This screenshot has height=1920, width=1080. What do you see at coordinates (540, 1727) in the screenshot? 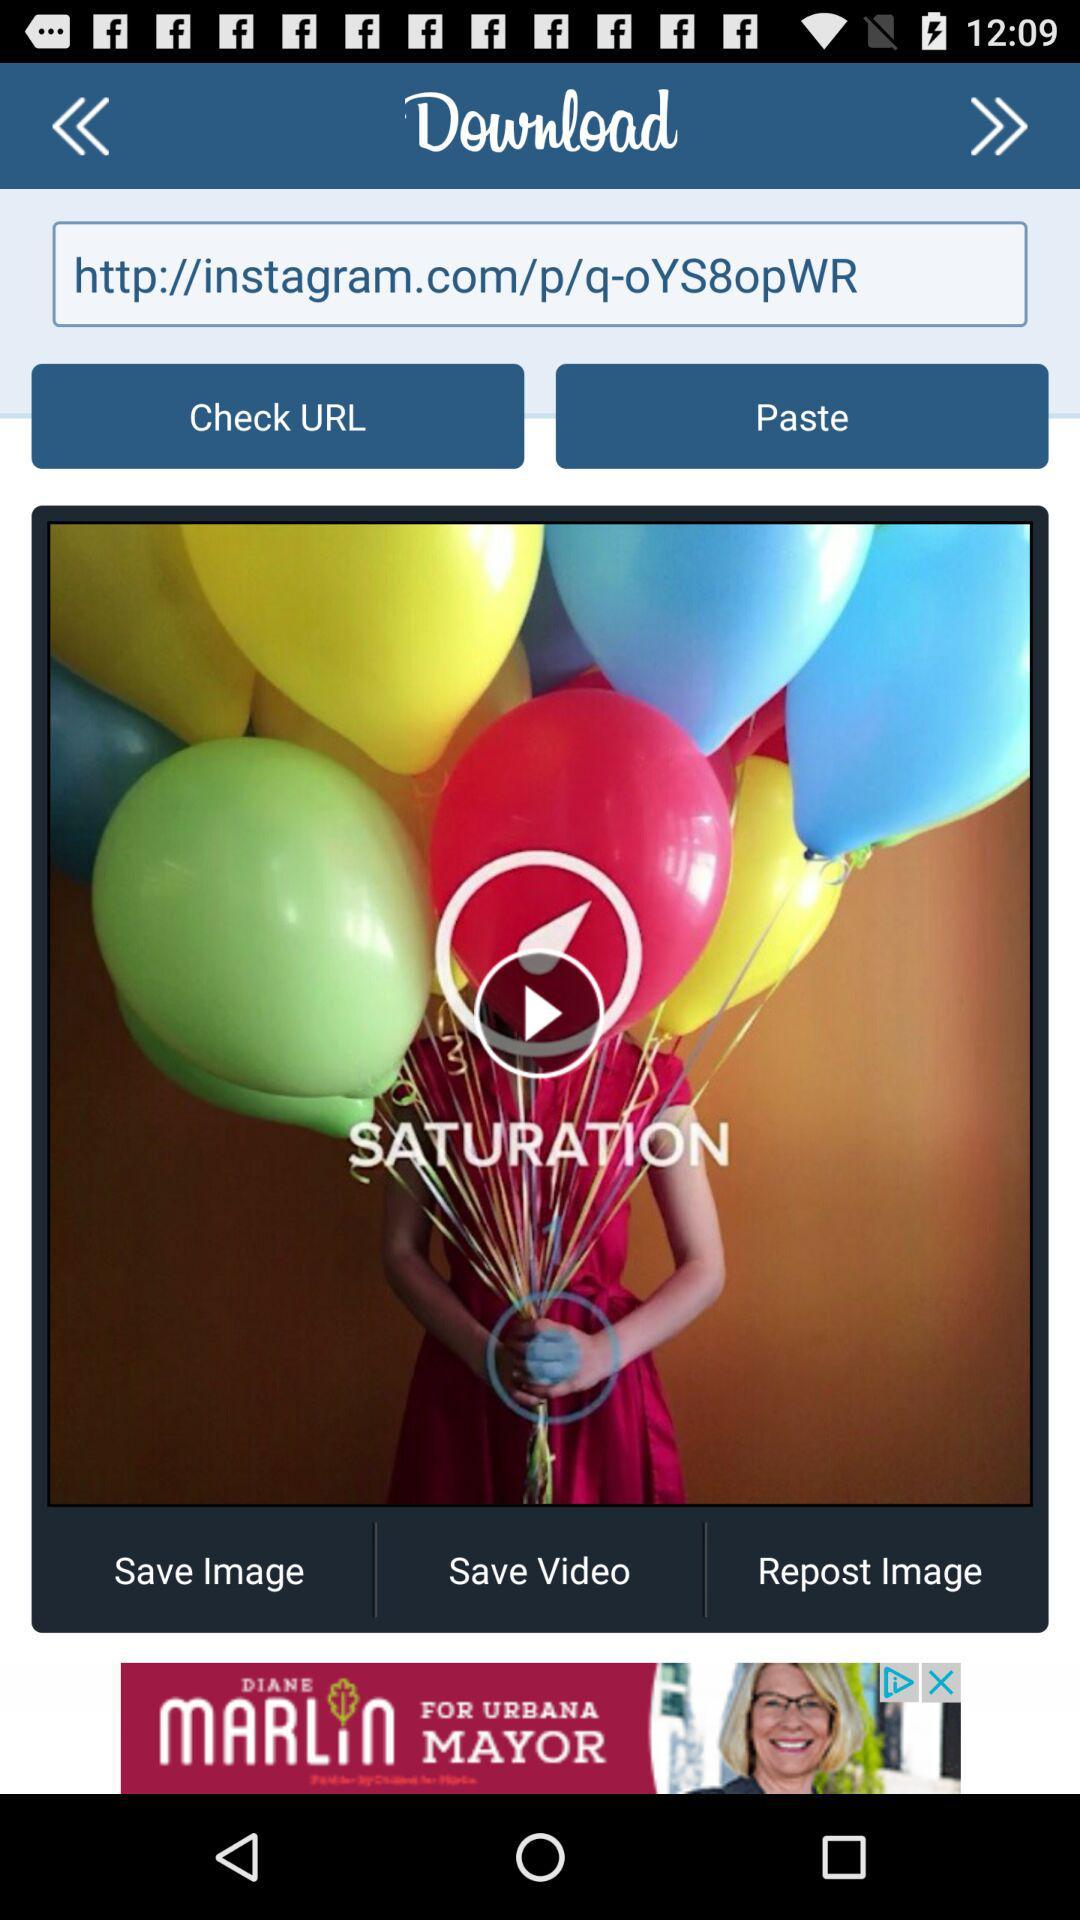
I see `advertisement banner` at bounding box center [540, 1727].